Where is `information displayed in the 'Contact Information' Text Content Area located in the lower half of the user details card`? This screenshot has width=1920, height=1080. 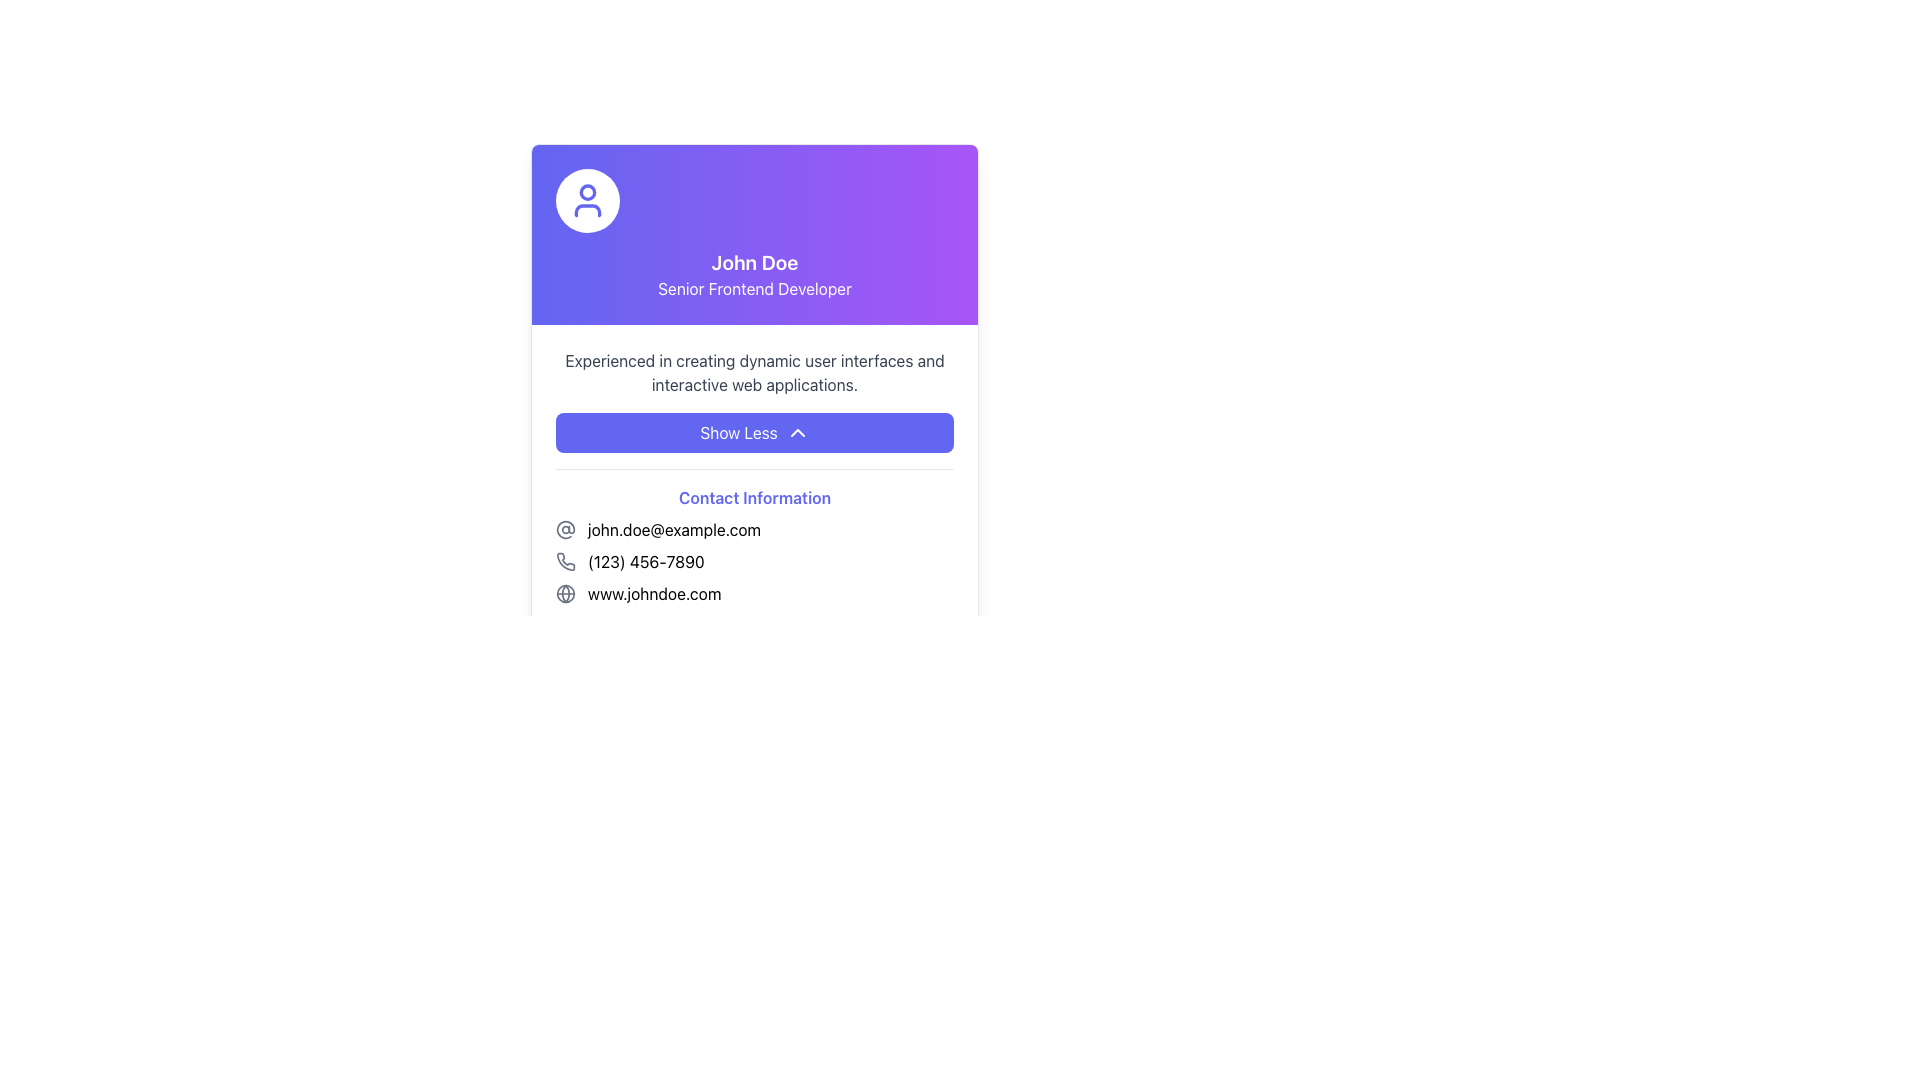 information displayed in the 'Contact Information' Text Content Area located in the lower half of the user details card is located at coordinates (753, 512).